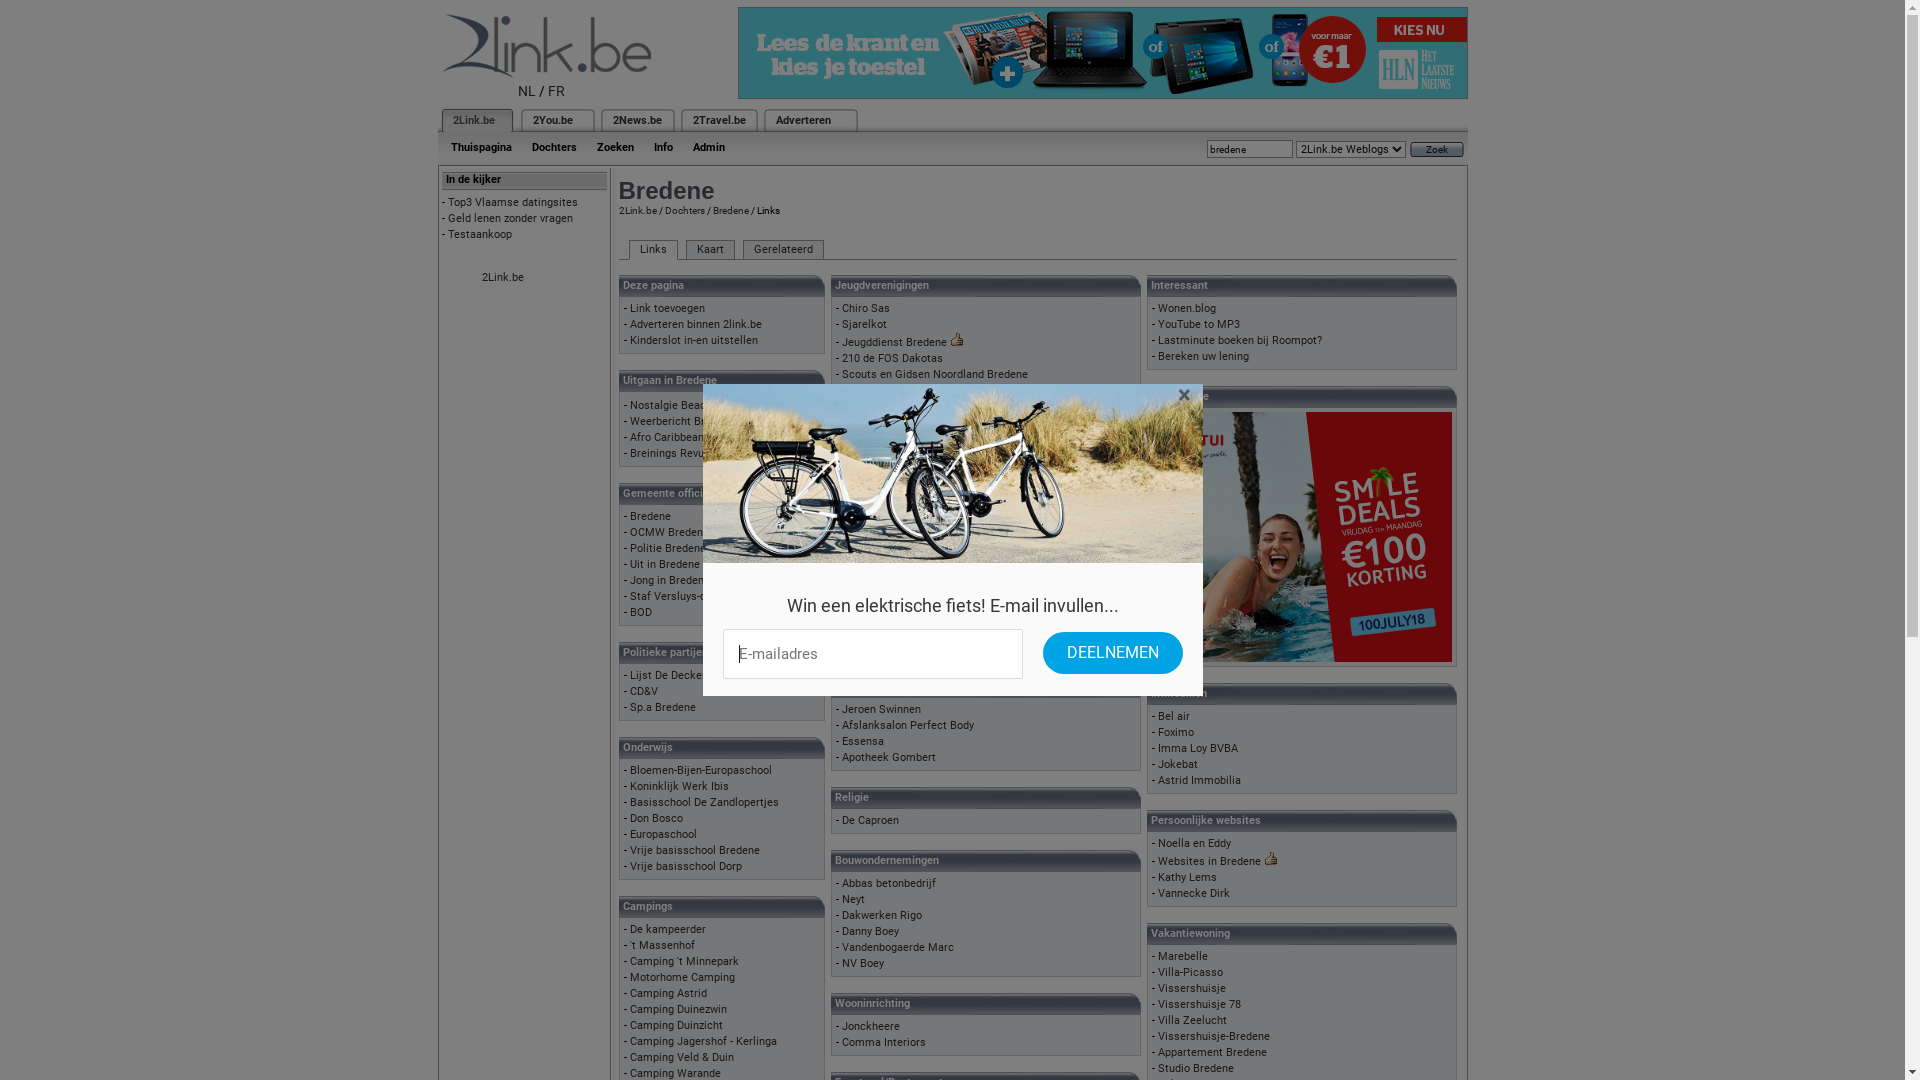 The image size is (1920, 1080). What do you see at coordinates (1213, 1035) in the screenshot?
I see `'Vissershuisje-Bredene'` at bounding box center [1213, 1035].